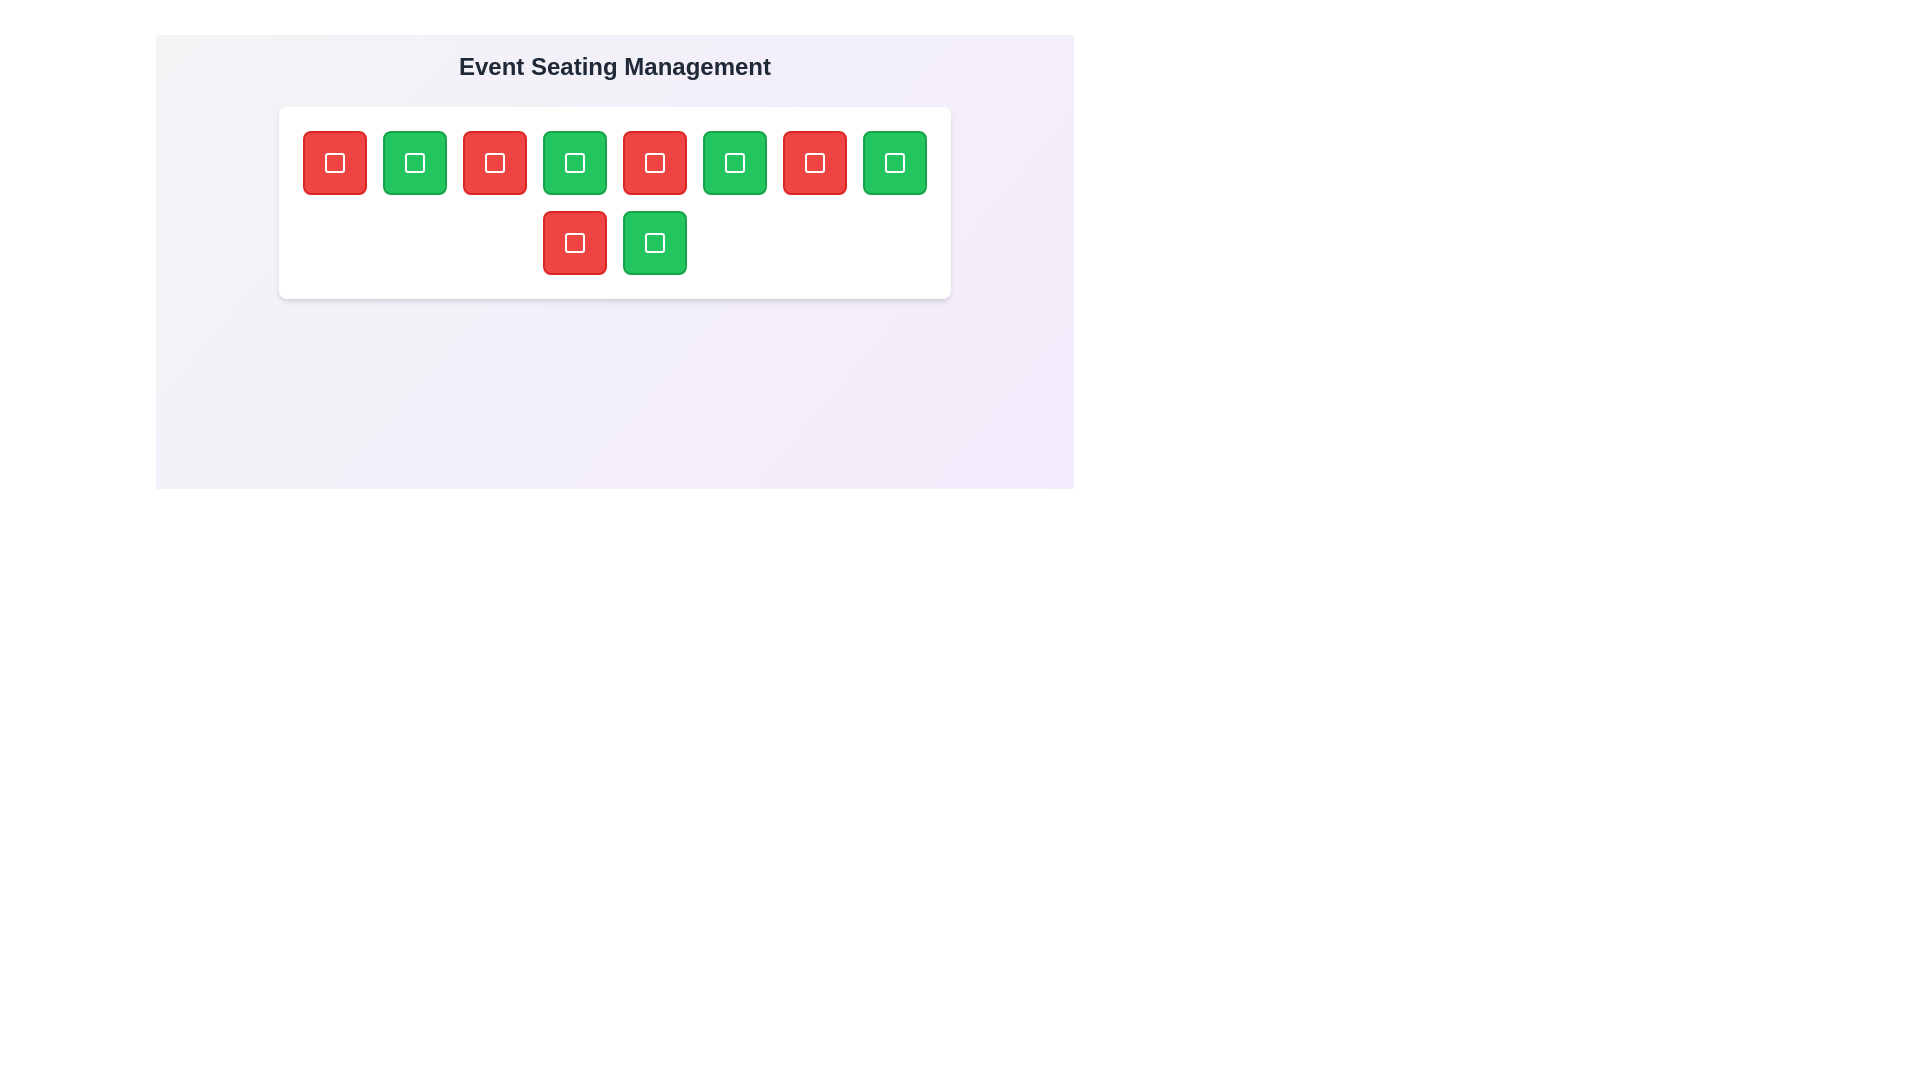  Describe the element at coordinates (654, 242) in the screenshot. I see `the SVG Rectangle with Rounded Edges located in the fourth green square of the second row in the seating management interface` at that location.